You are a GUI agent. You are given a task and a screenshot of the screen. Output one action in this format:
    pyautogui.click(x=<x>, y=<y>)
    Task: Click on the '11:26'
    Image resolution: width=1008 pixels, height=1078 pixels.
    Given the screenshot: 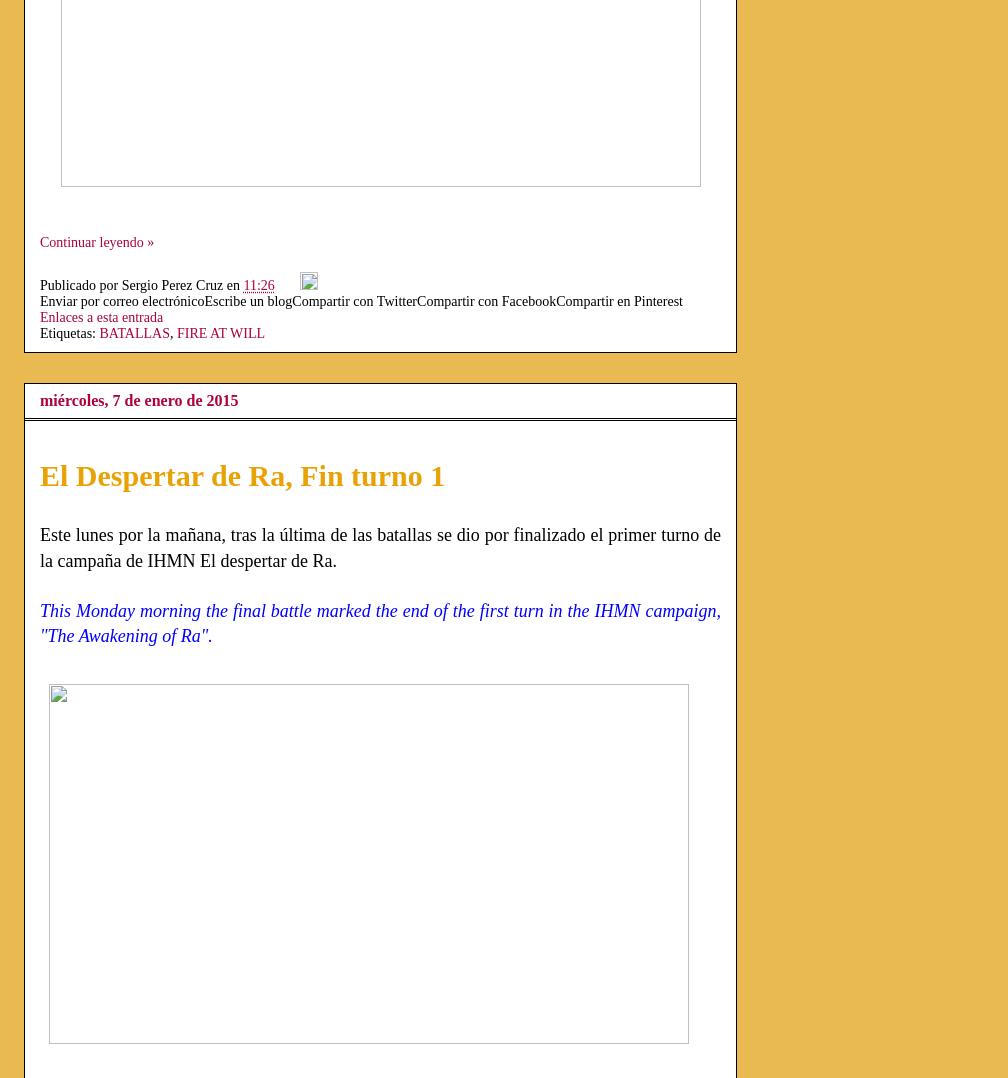 What is the action you would take?
    pyautogui.click(x=258, y=285)
    